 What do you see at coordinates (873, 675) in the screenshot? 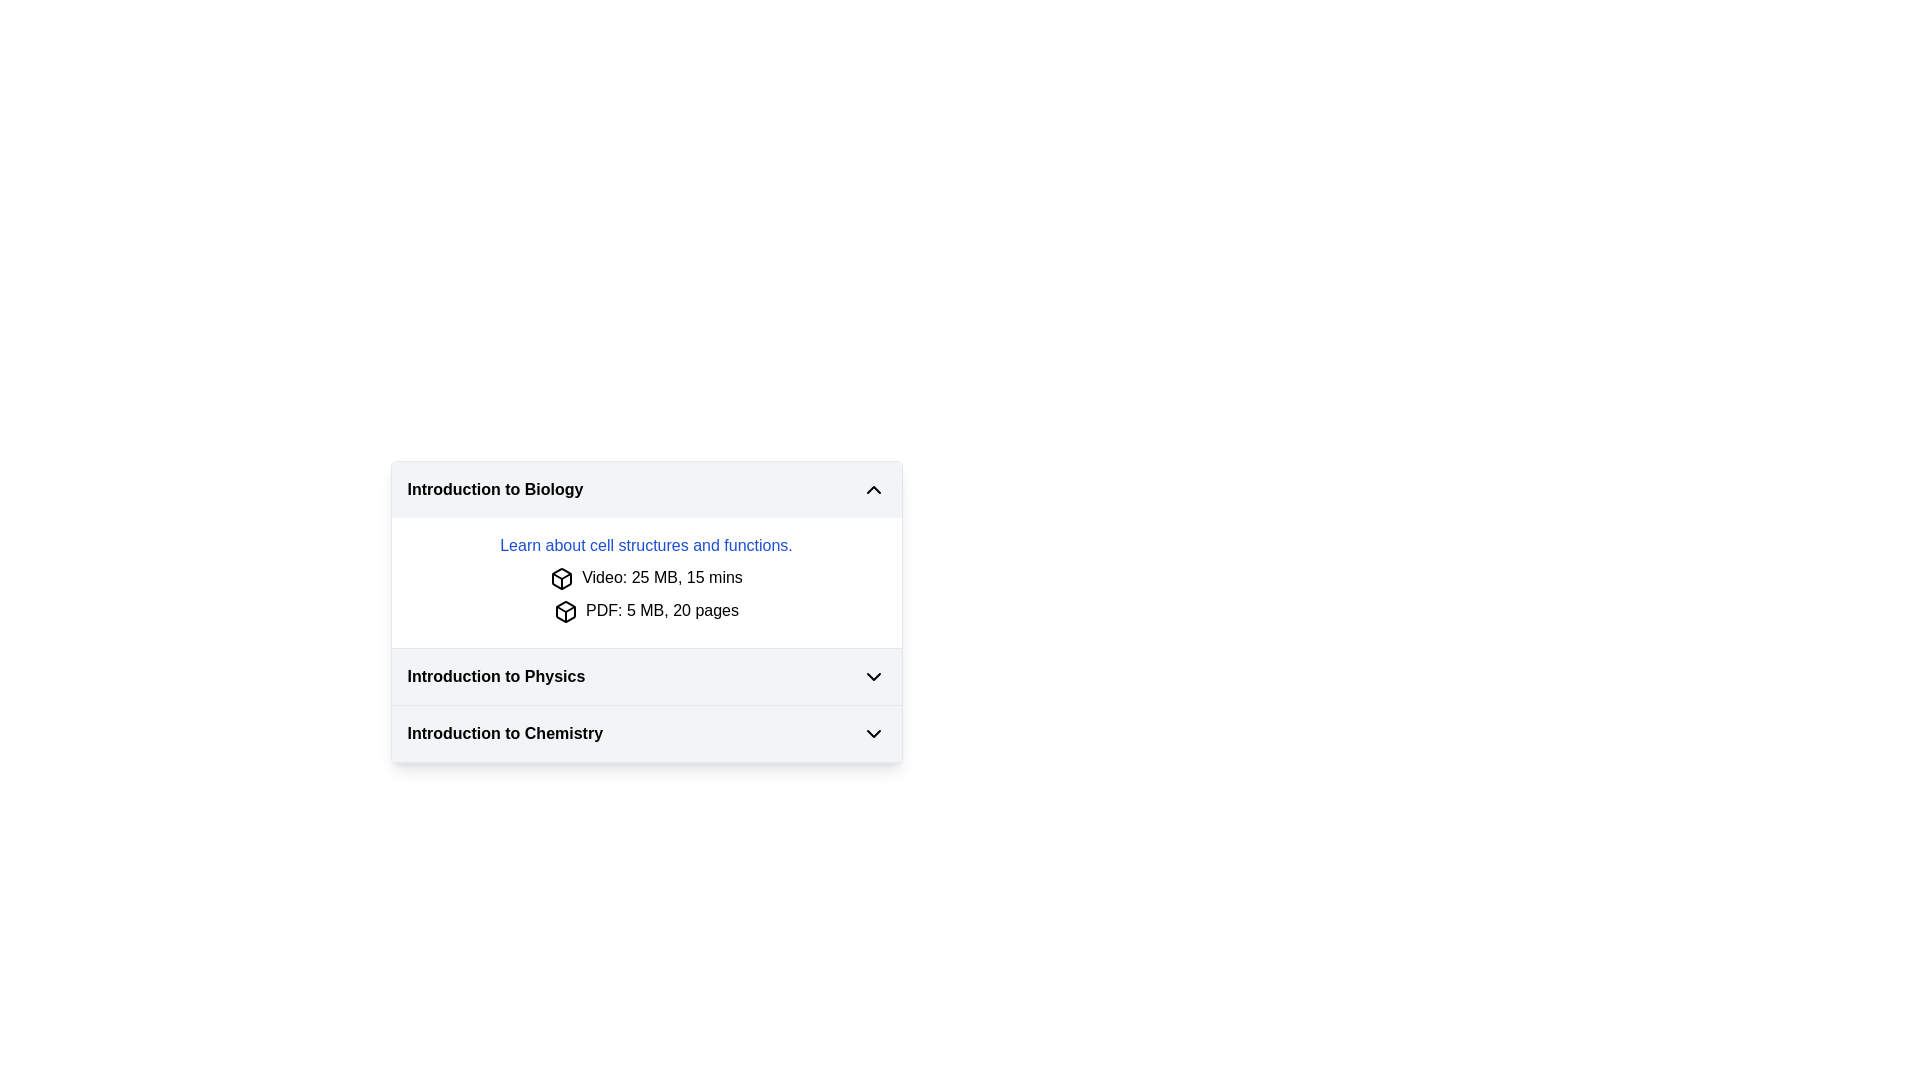
I see `the downward pointing chevron icon button located to the right of the text 'Introduction to Physics'` at bounding box center [873, 675].